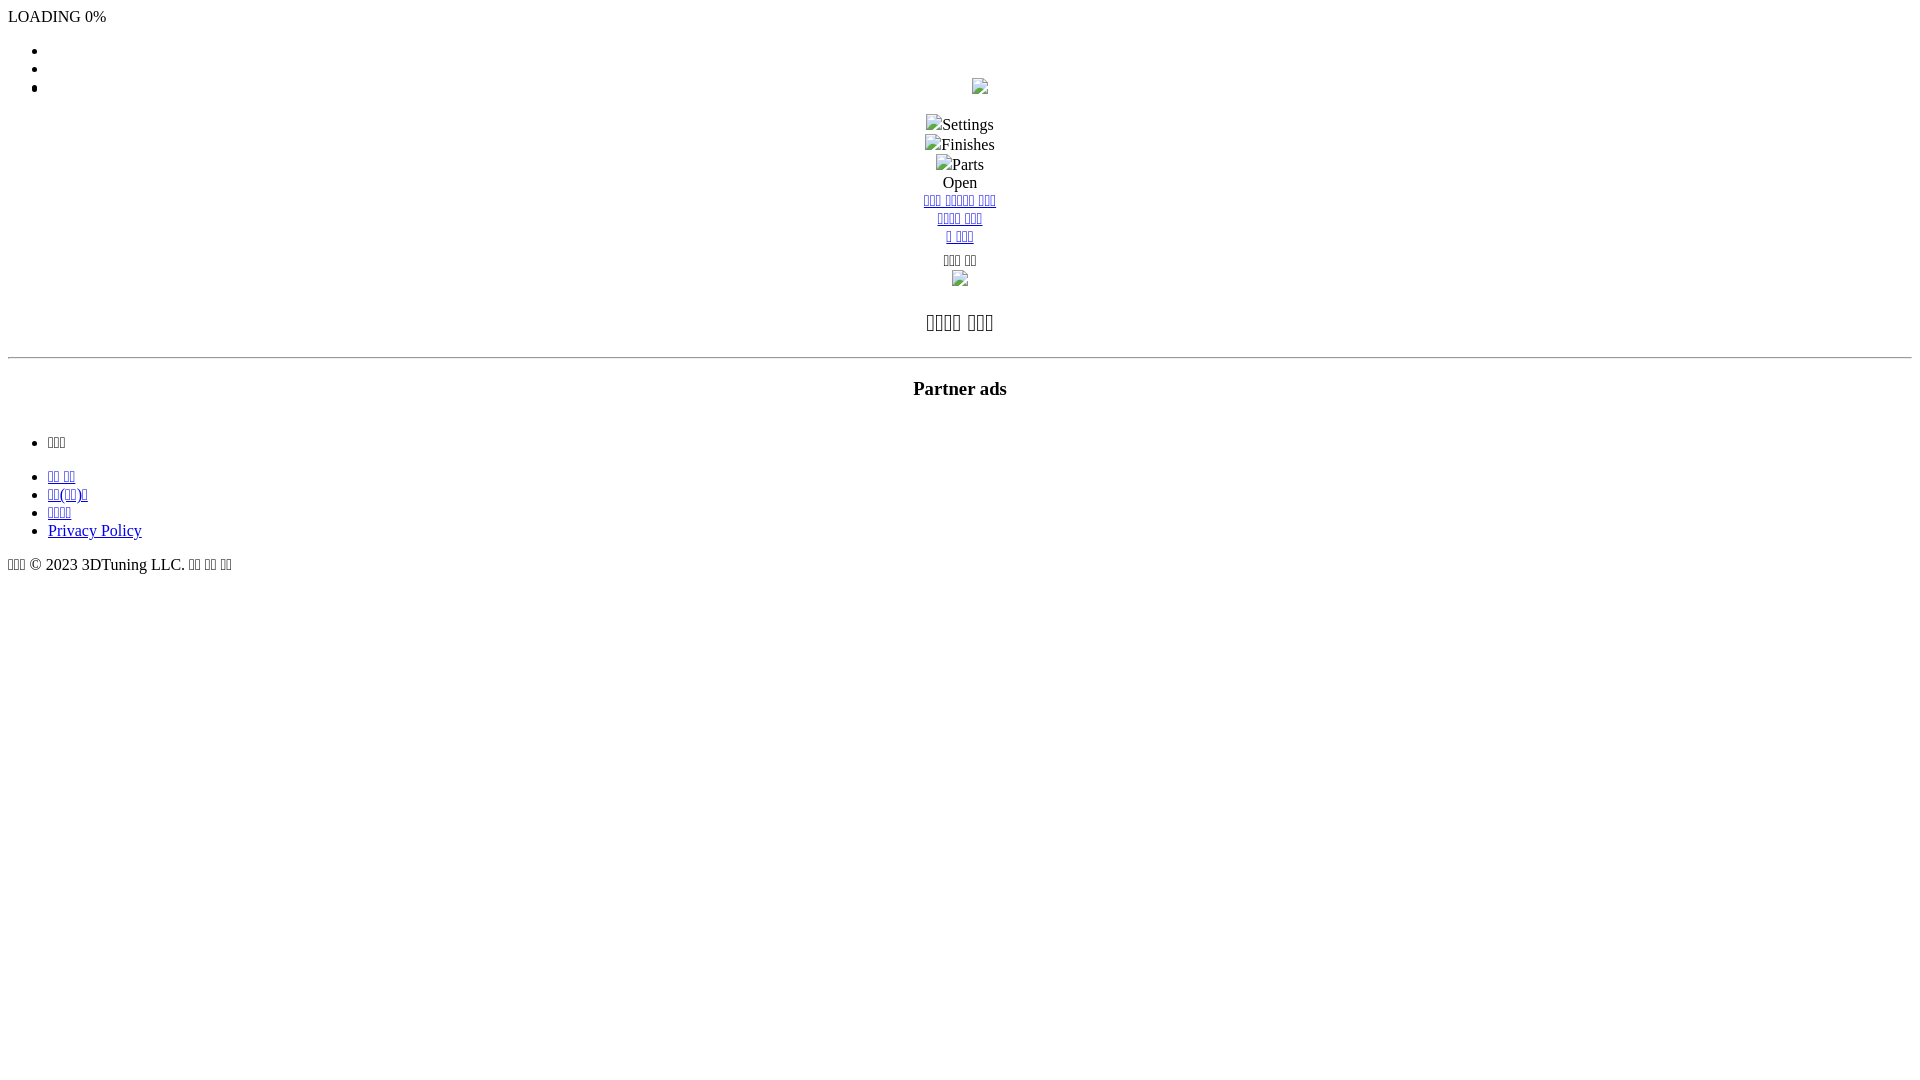  What do you see at coordinates (94, 529) in the screenshot?
I see `'Privacy Policy'` at bounding box center [94, 529].